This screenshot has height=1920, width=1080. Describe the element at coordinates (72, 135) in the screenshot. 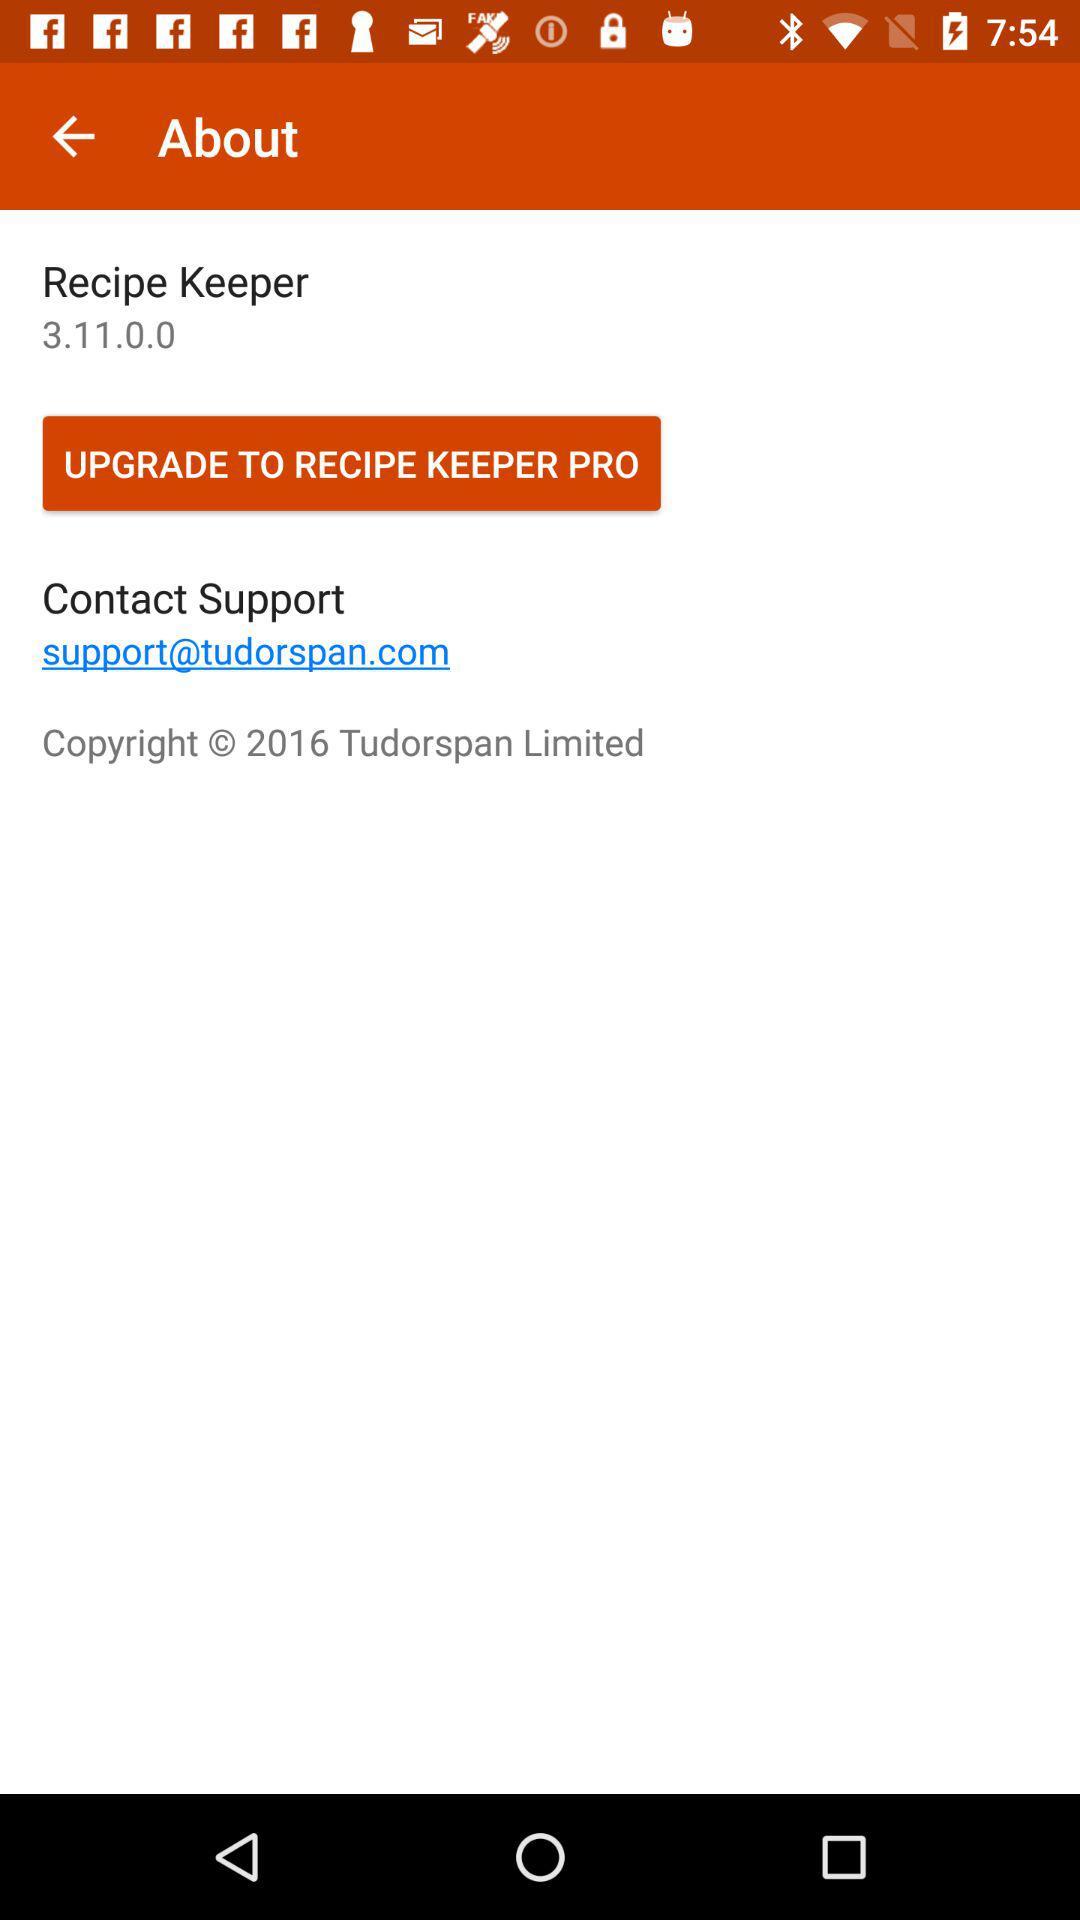

I see `item to the left of the about` at that location.